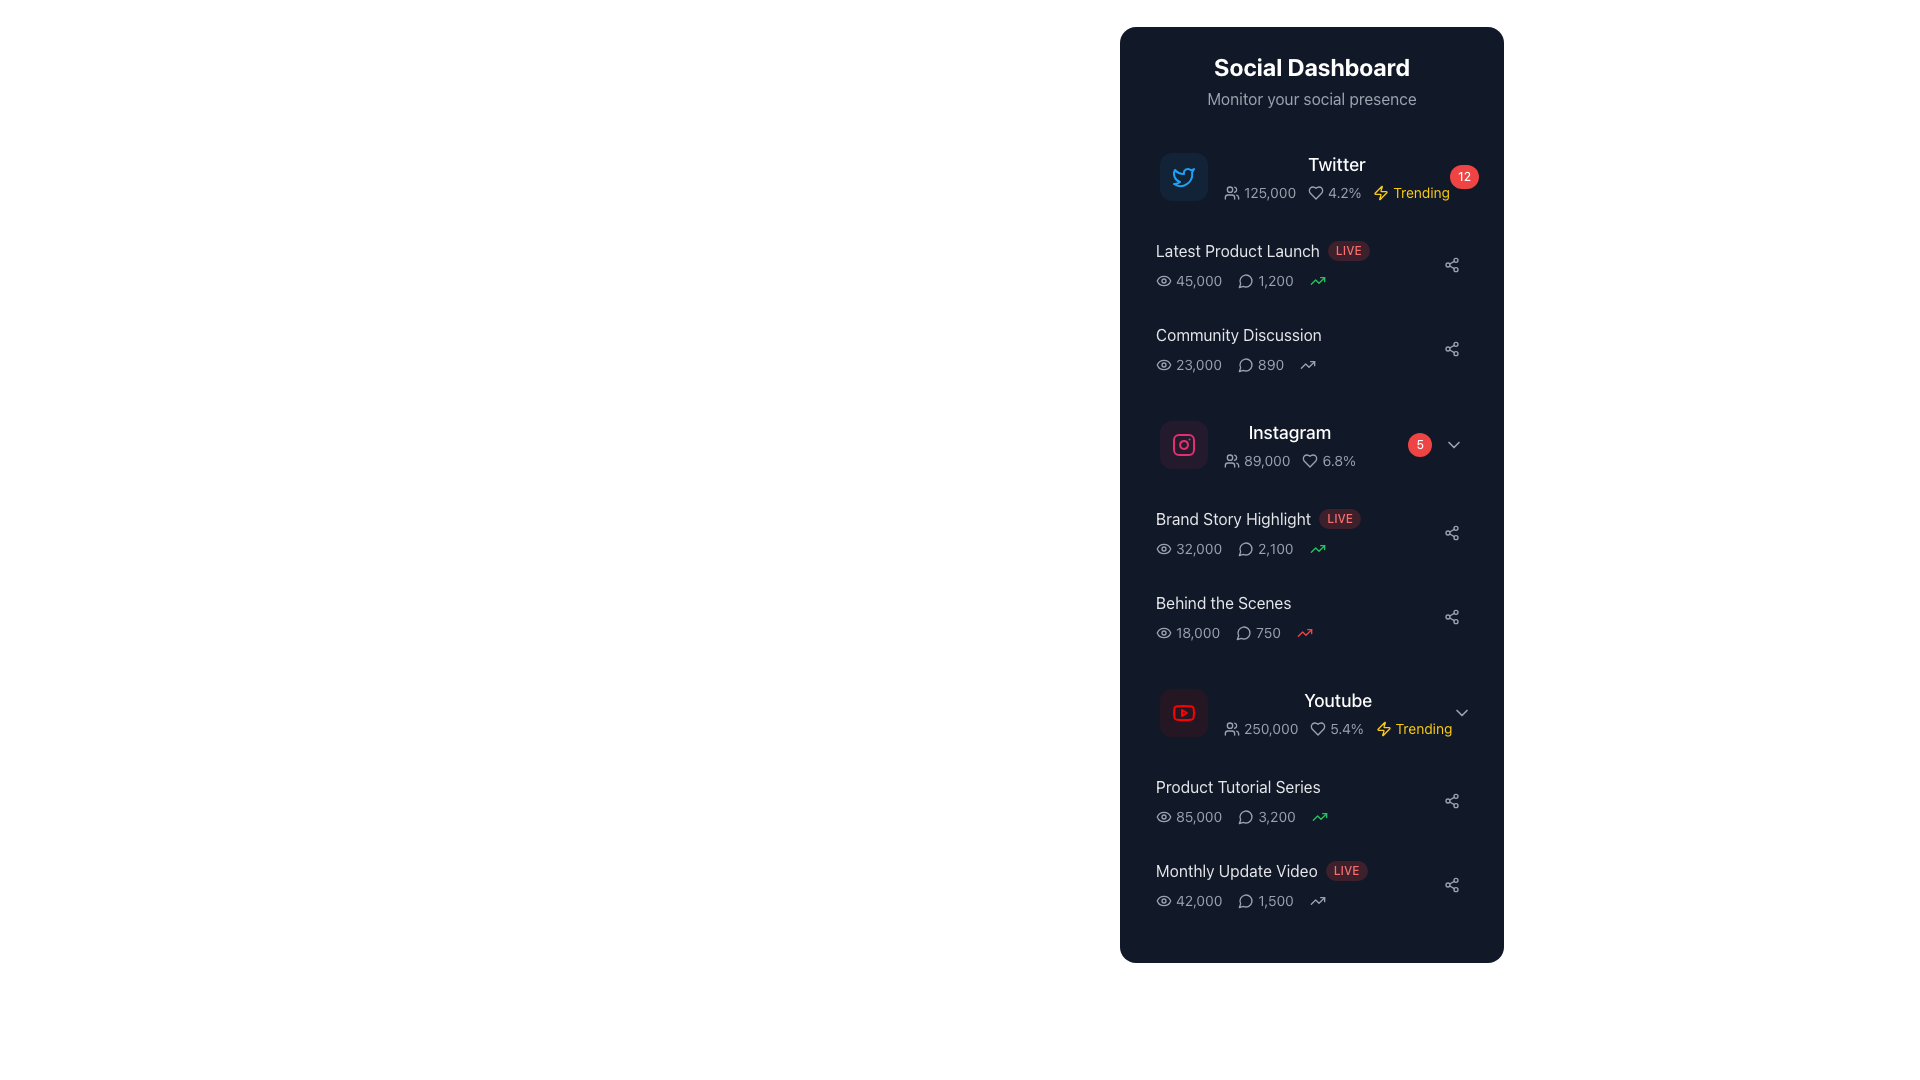 The height and width of the screenshot is (1080, 1920). Describe the element at coordinates (1265, 281) in the screenshot. I see `the Text with icon that shows the number of comments, discussions, or engagements on the associated social media post, located in the 'Latest Product Launch' subsection under 'Social Dashboard'` at that location.